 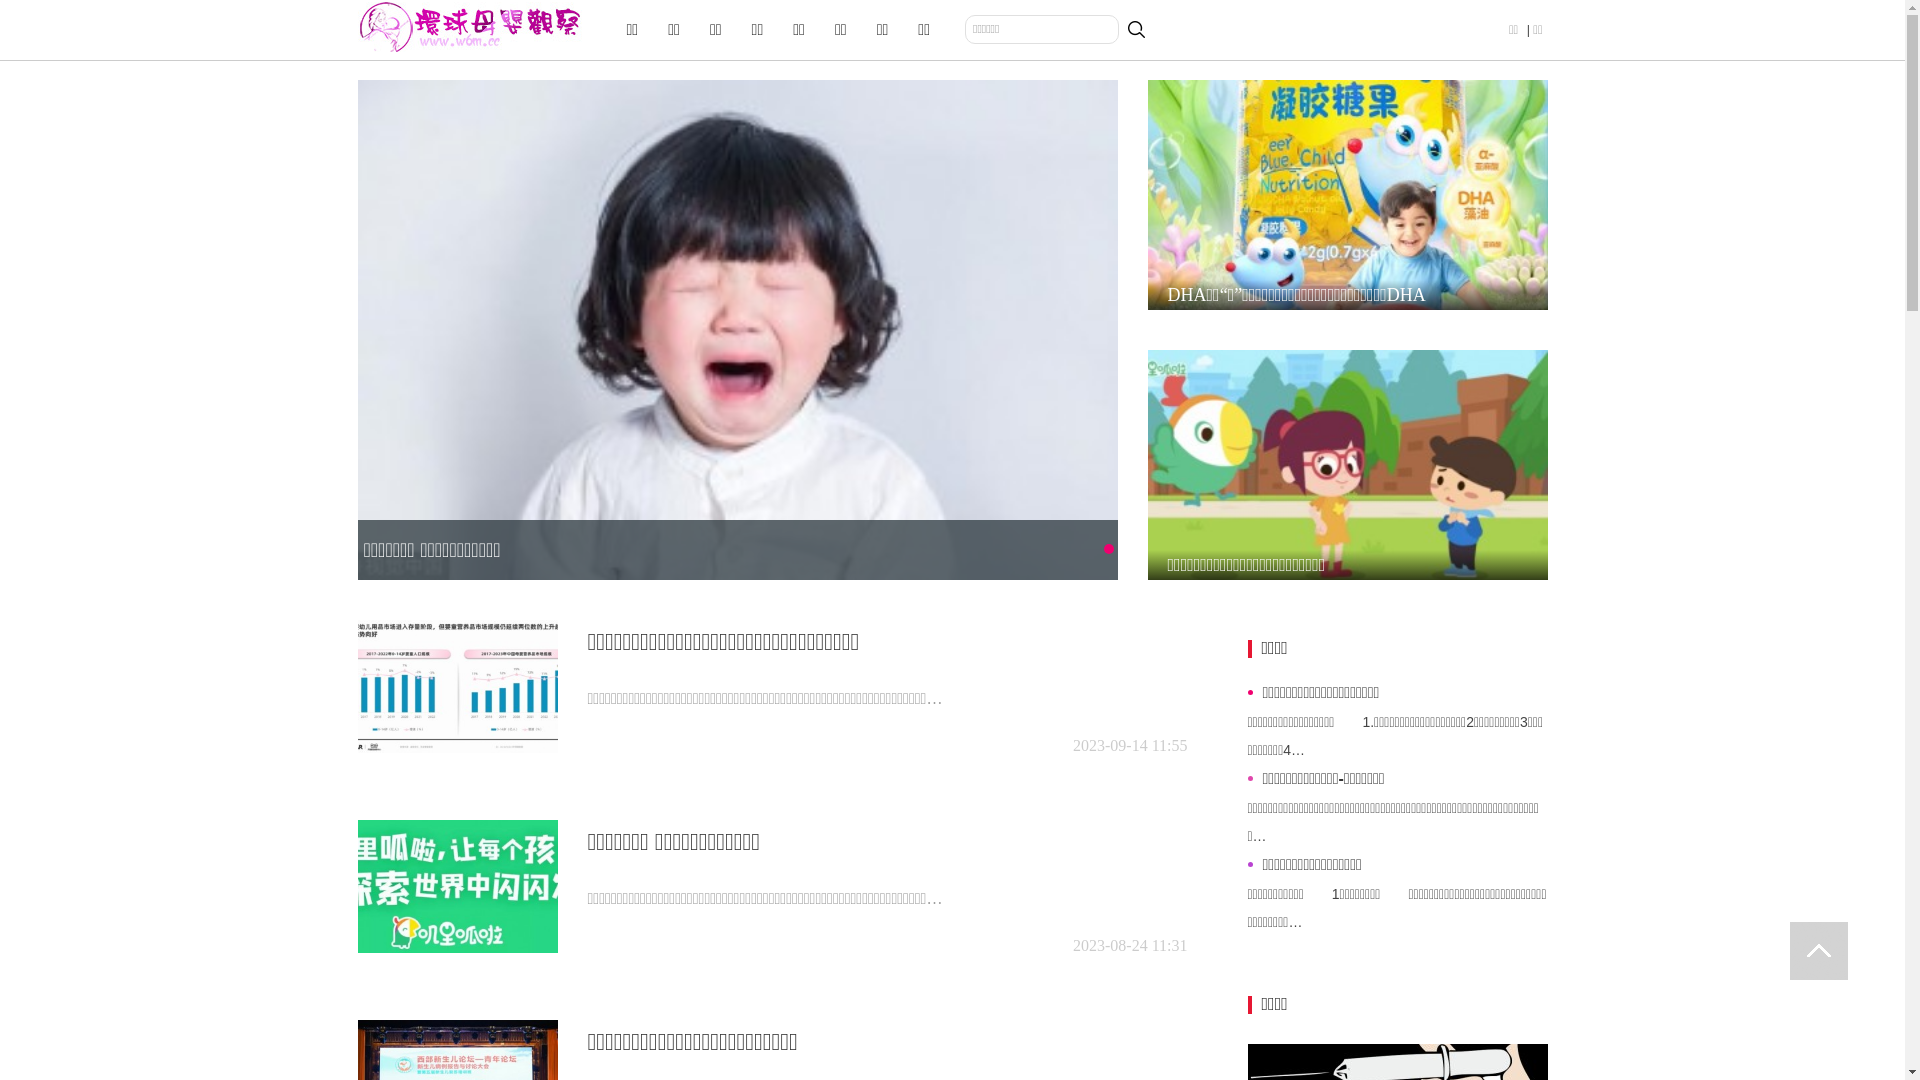 What do you see at coordinates (1130, 745) in the screenshot?
I see `'2023-09-14 11:55'` at bounding box center [1130, 745].